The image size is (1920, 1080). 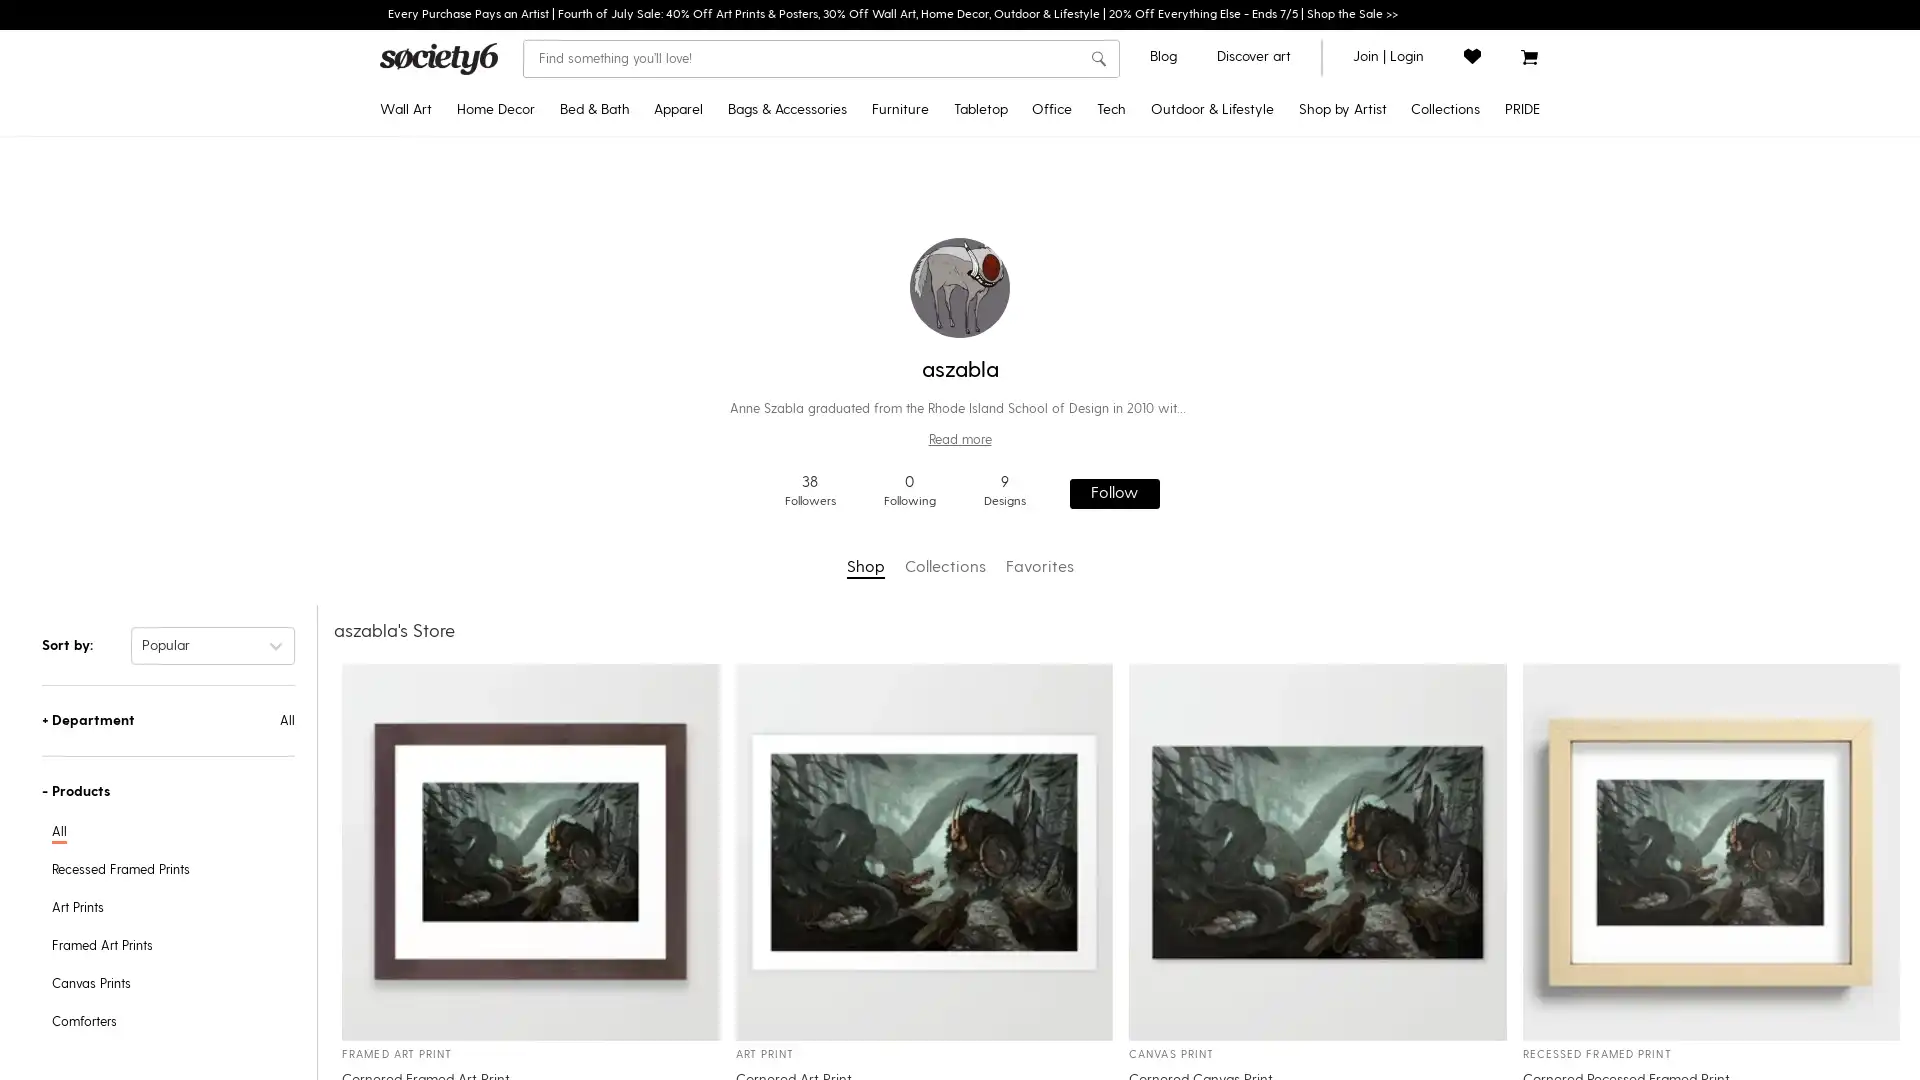 I want to click on Wrapping Paper, so click(x=1101, y=386).